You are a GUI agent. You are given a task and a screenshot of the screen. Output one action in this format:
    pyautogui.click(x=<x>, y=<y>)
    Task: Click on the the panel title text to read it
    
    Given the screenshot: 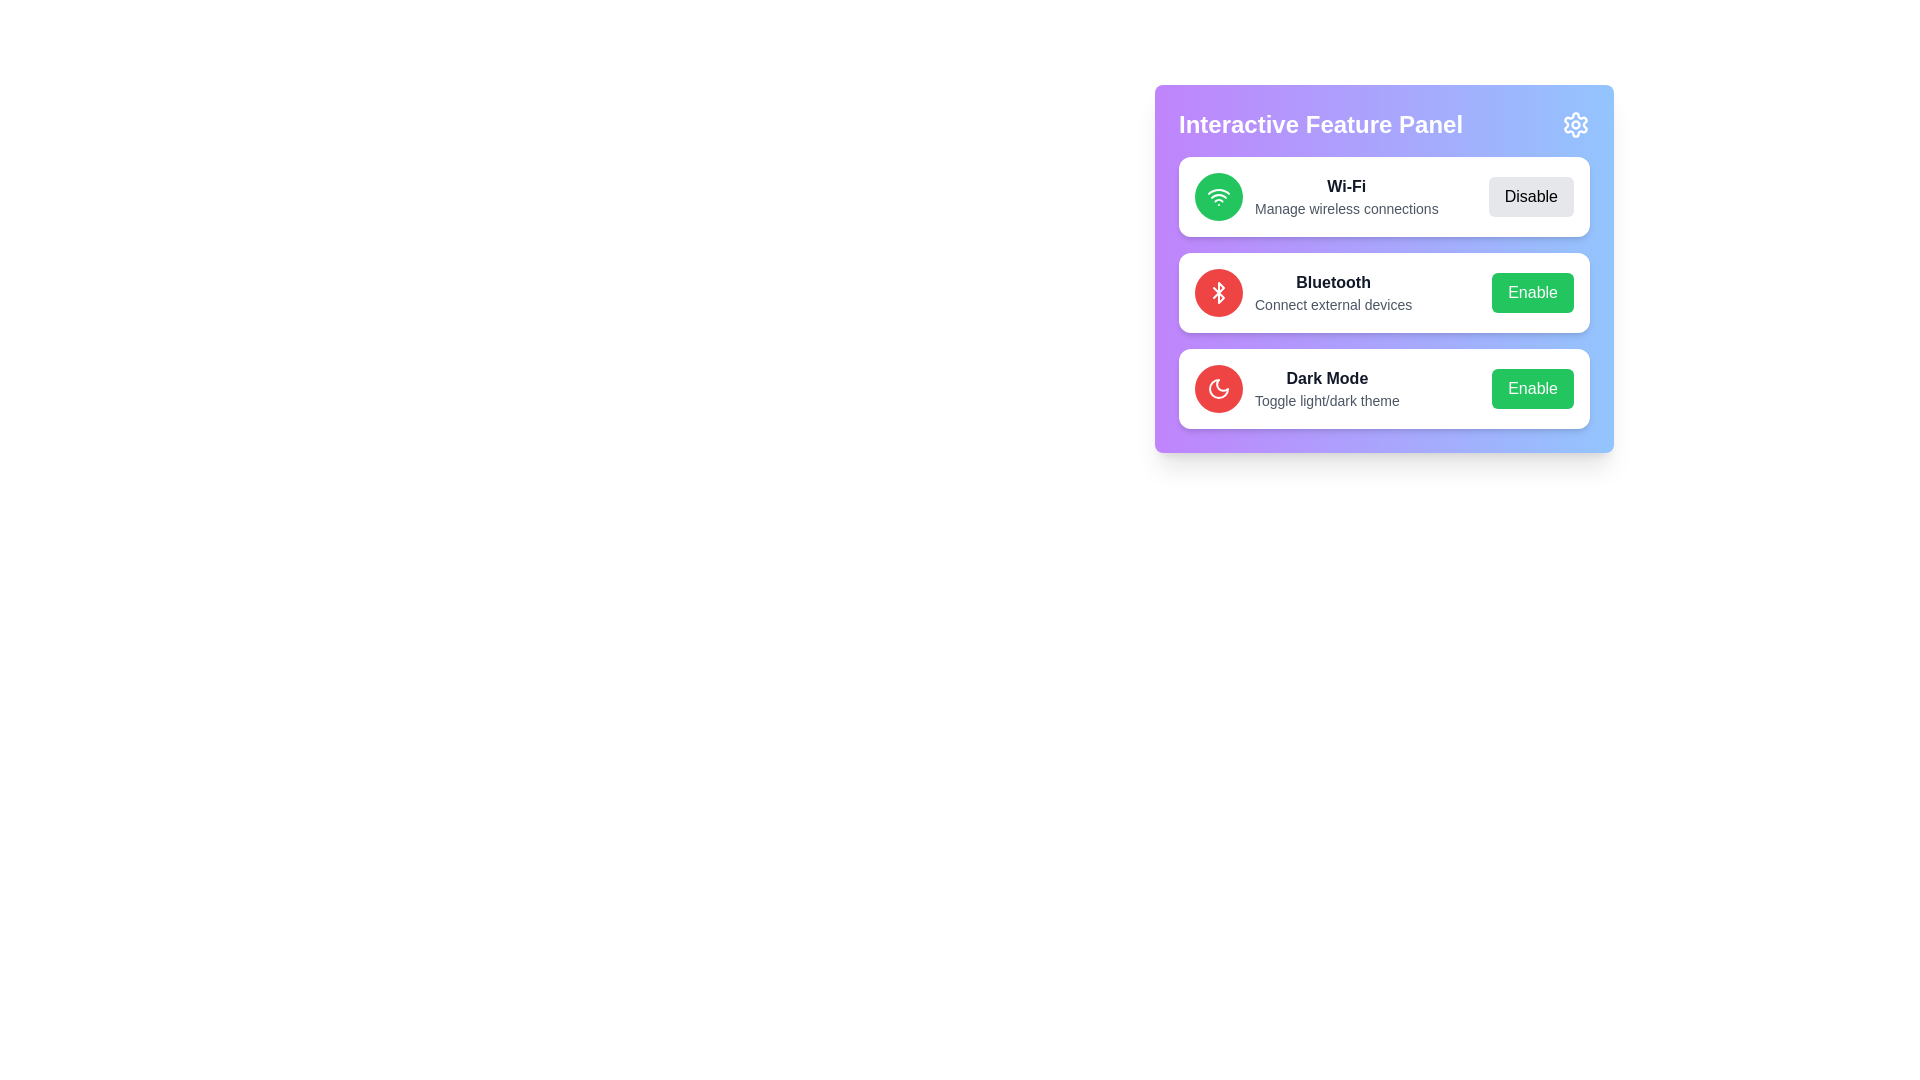 What is the action you would take?
    pyautogui.click(x=1383, y=124)
    